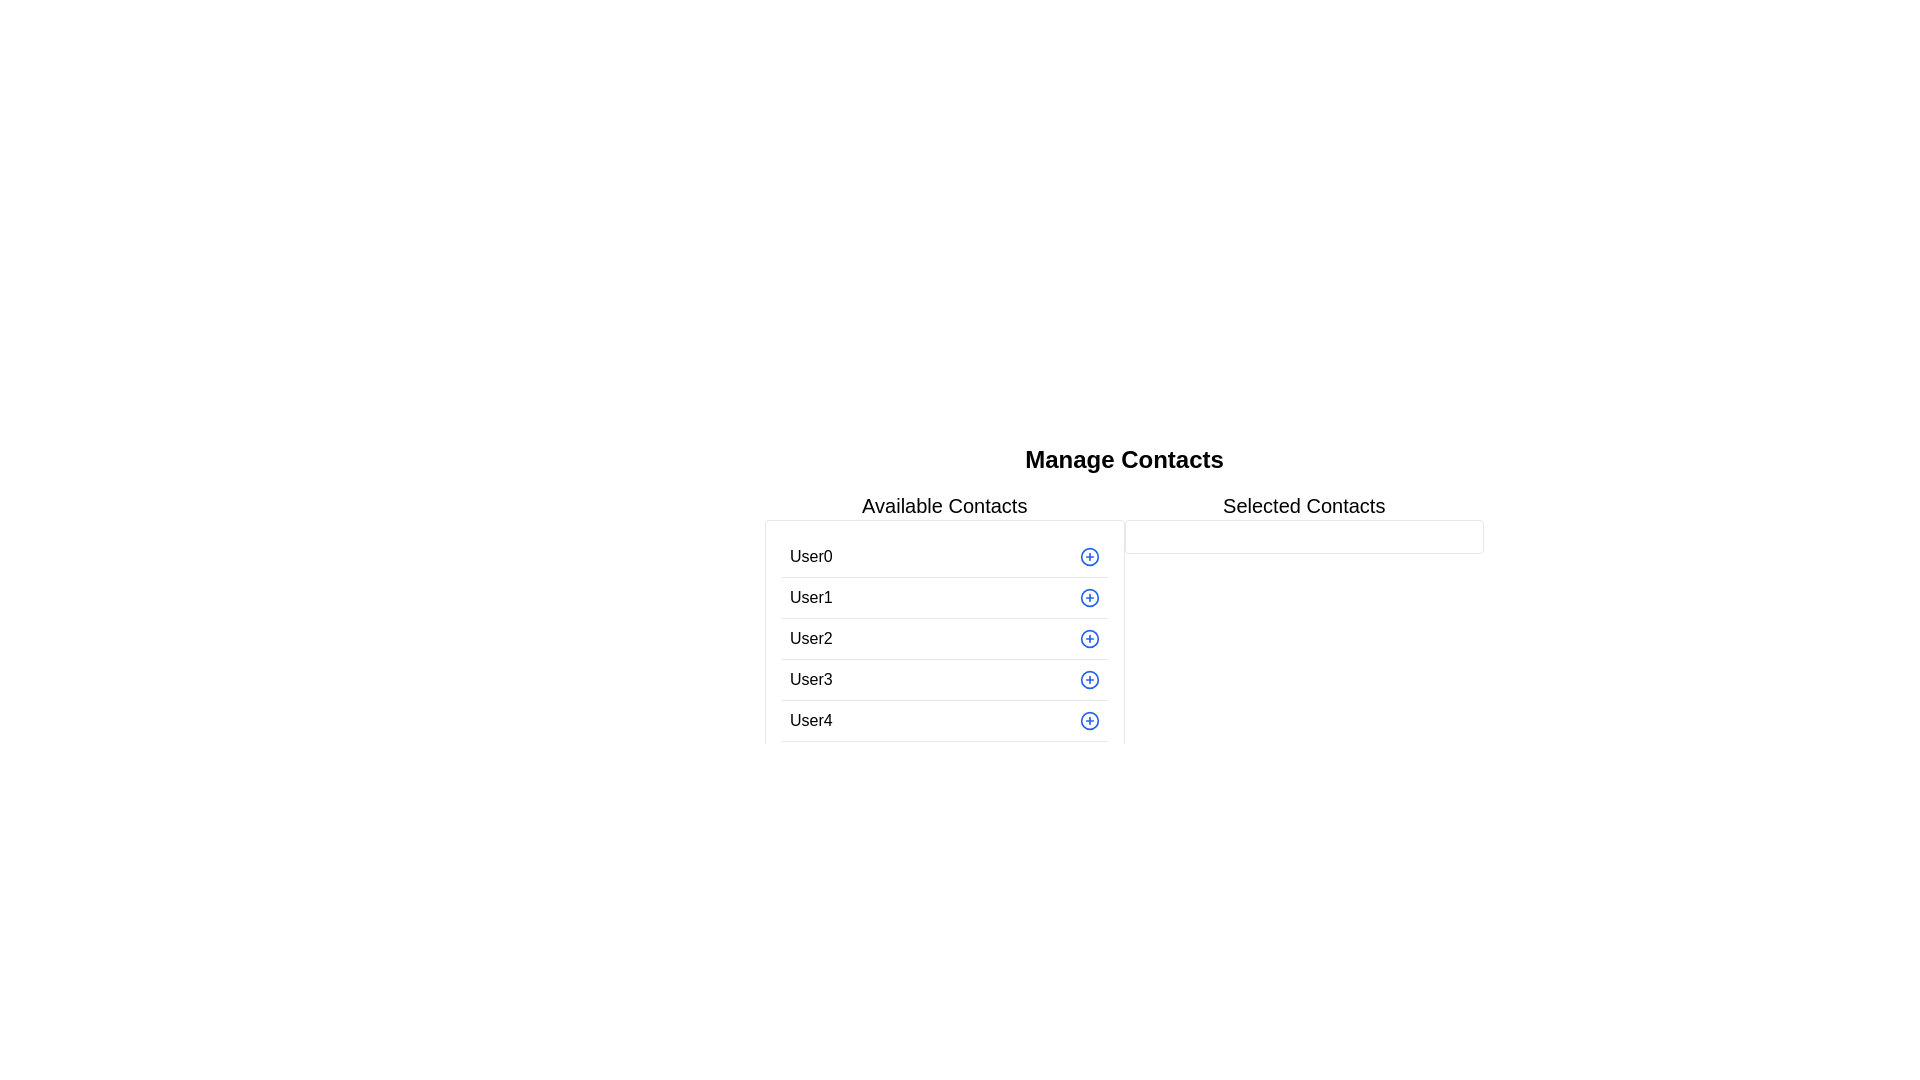 Image resolution: width=1920 pixels, height=1080 pixels. I want to click on the text element labeled 'User3', which is the fourth entry in the list of usernames under 'Available Contacts', so click(811, 678).